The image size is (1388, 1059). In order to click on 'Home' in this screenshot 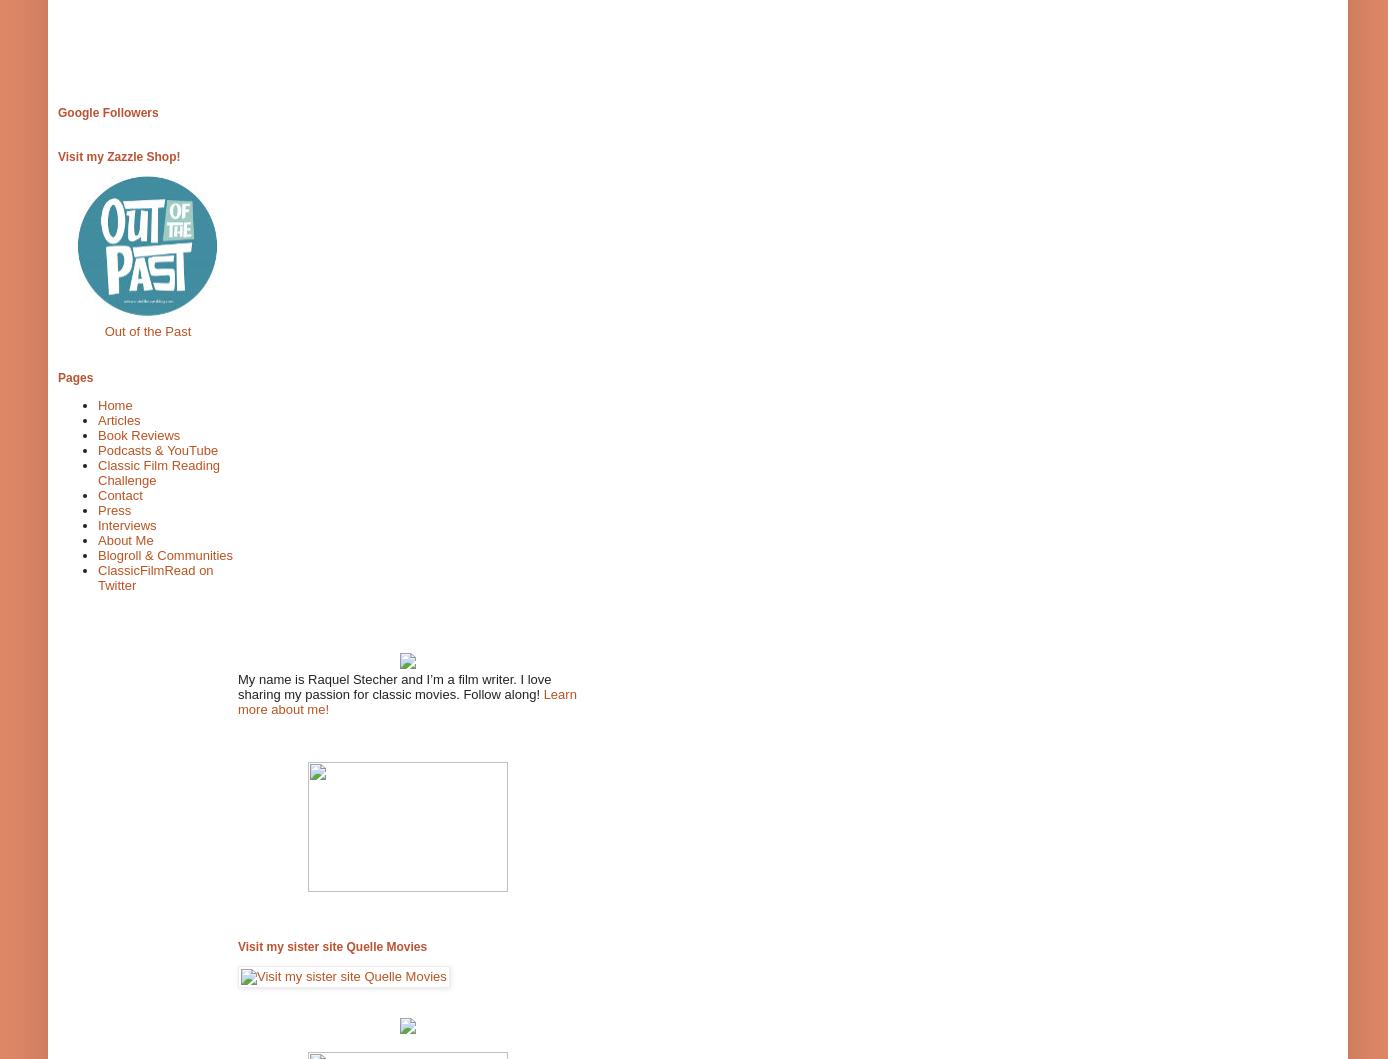, I will do `click(96, 404)`.